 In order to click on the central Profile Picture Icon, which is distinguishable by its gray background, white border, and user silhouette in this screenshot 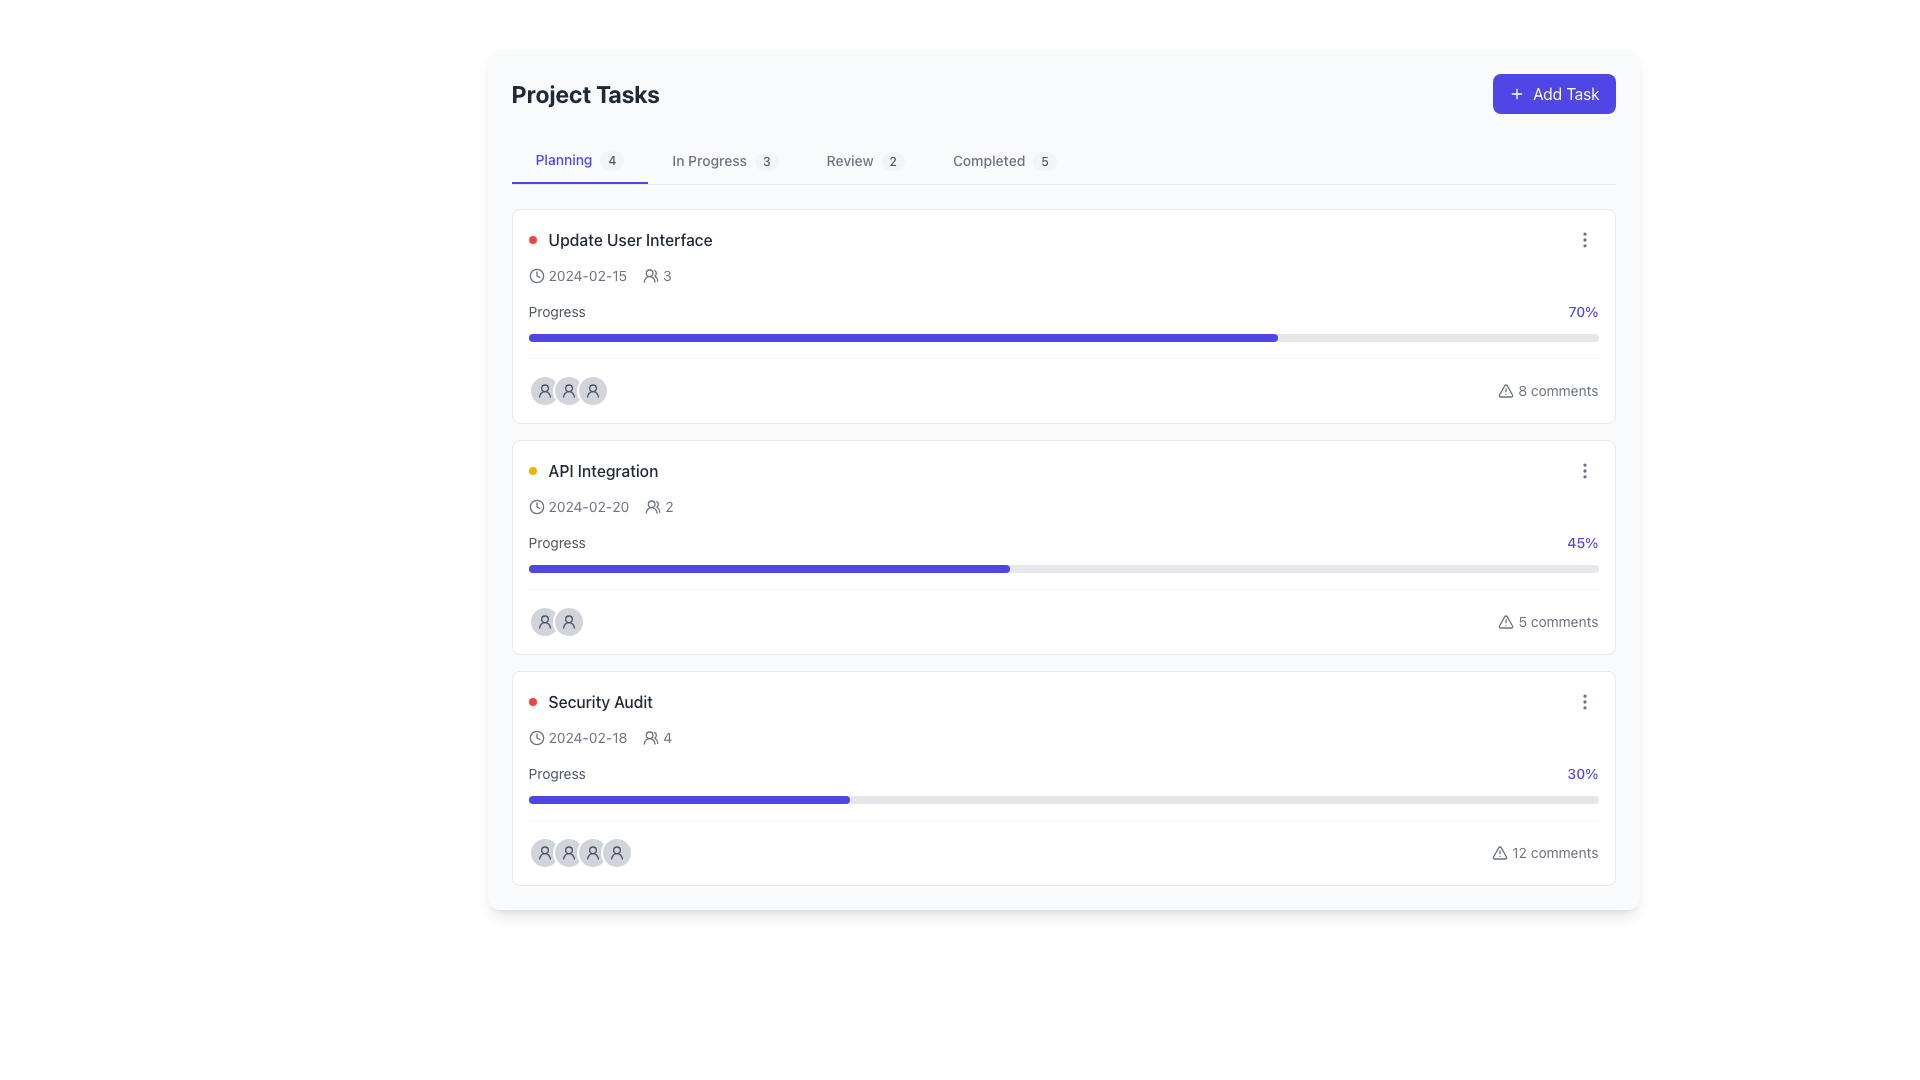, I will do `click(567, 390)`.